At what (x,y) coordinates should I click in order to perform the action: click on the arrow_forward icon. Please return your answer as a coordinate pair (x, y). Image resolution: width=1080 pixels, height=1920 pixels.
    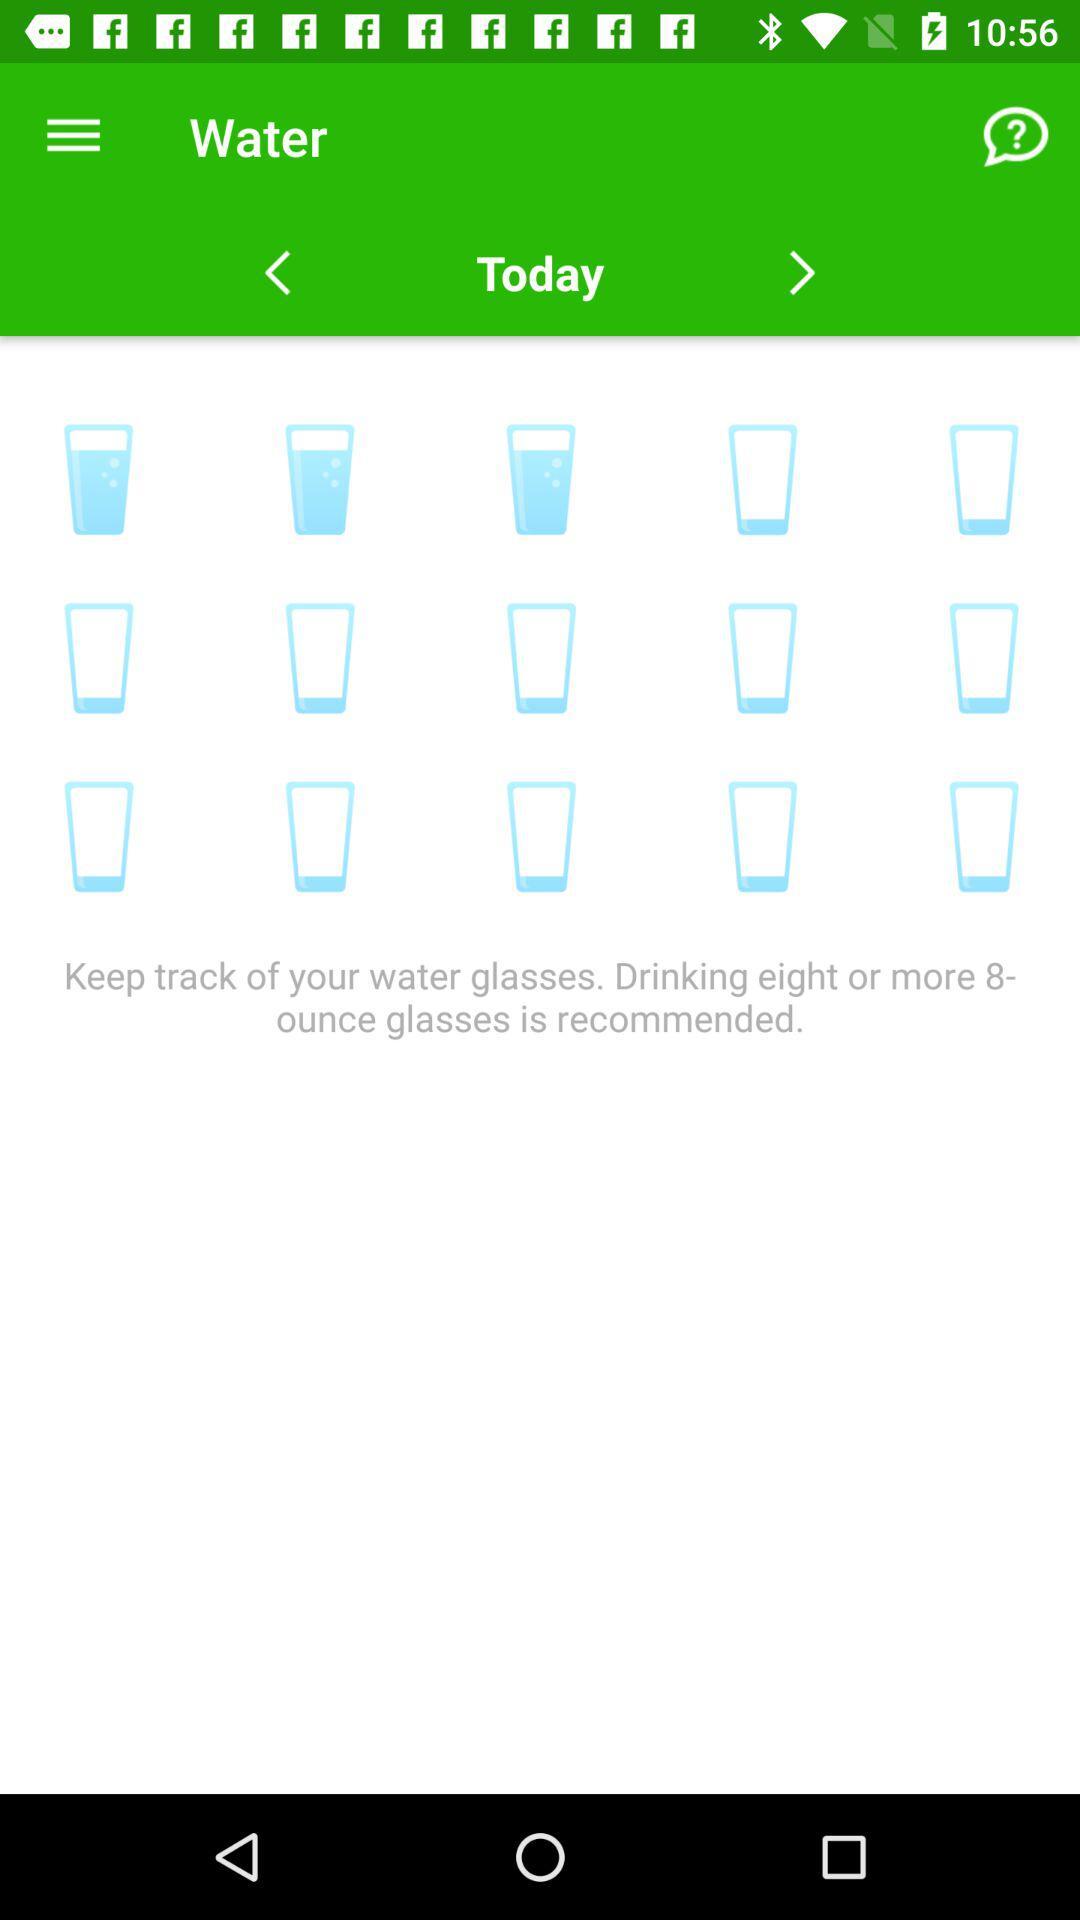
    Looking at the image, I should click on (801, 272).